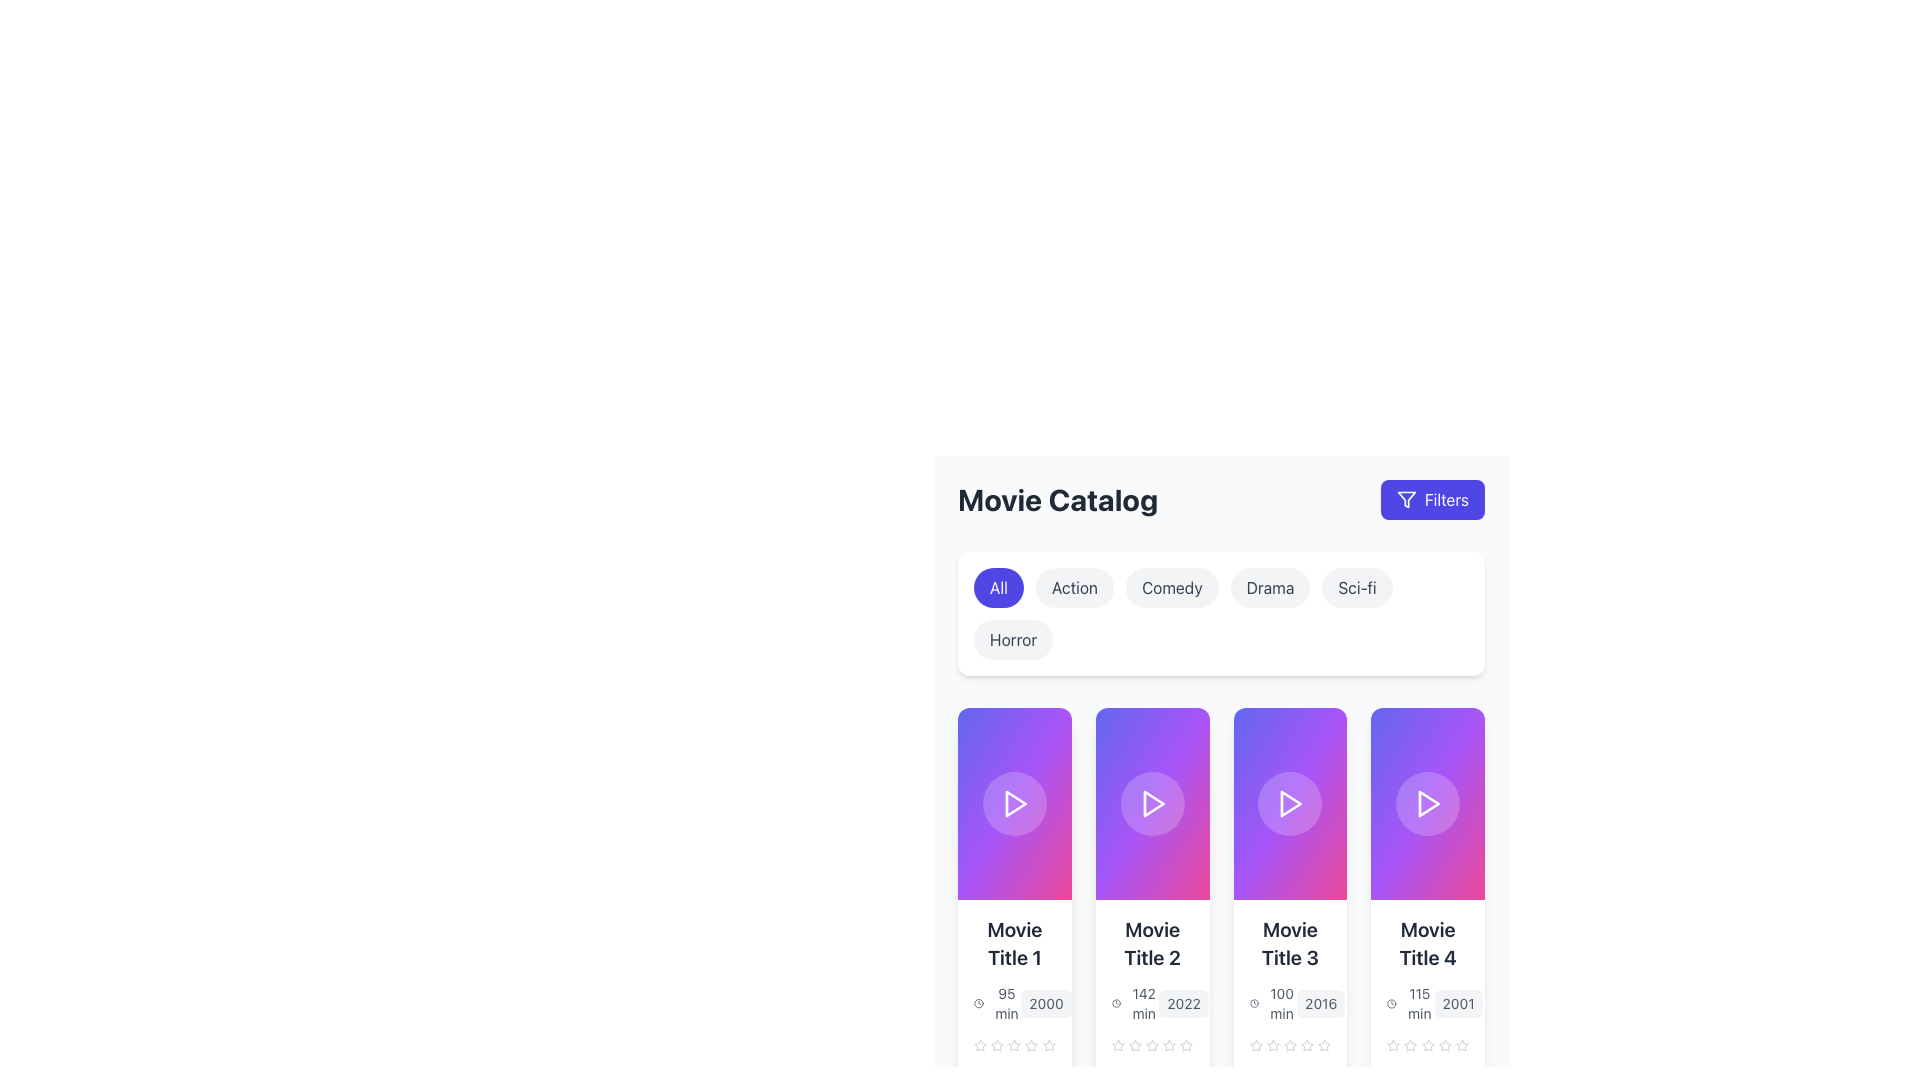  I want to click on the Text display with graphical indicator (Clock icon) element that shows '115 min 2001', located below 'Movie Title 4' in the fourth movie card, so click(1427, 1003).